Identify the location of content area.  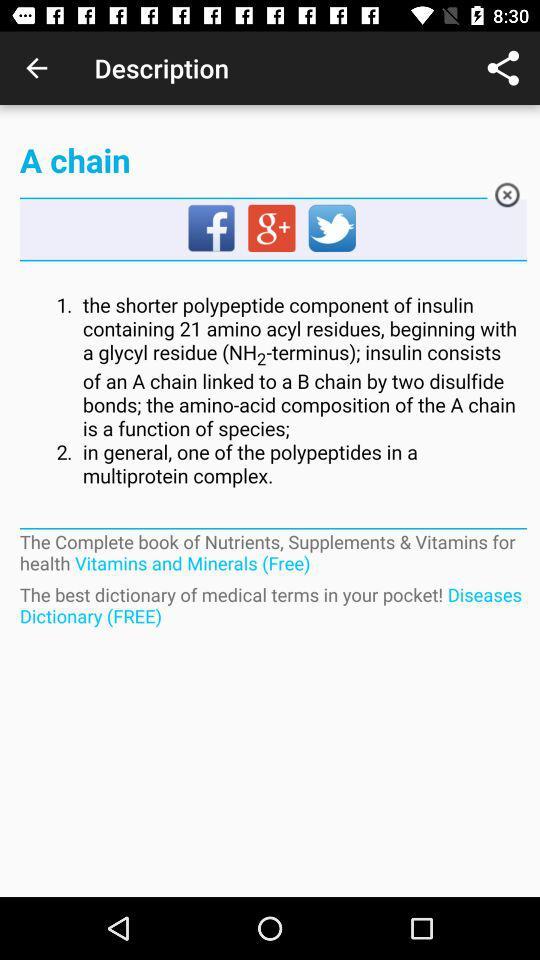
(272, 390).